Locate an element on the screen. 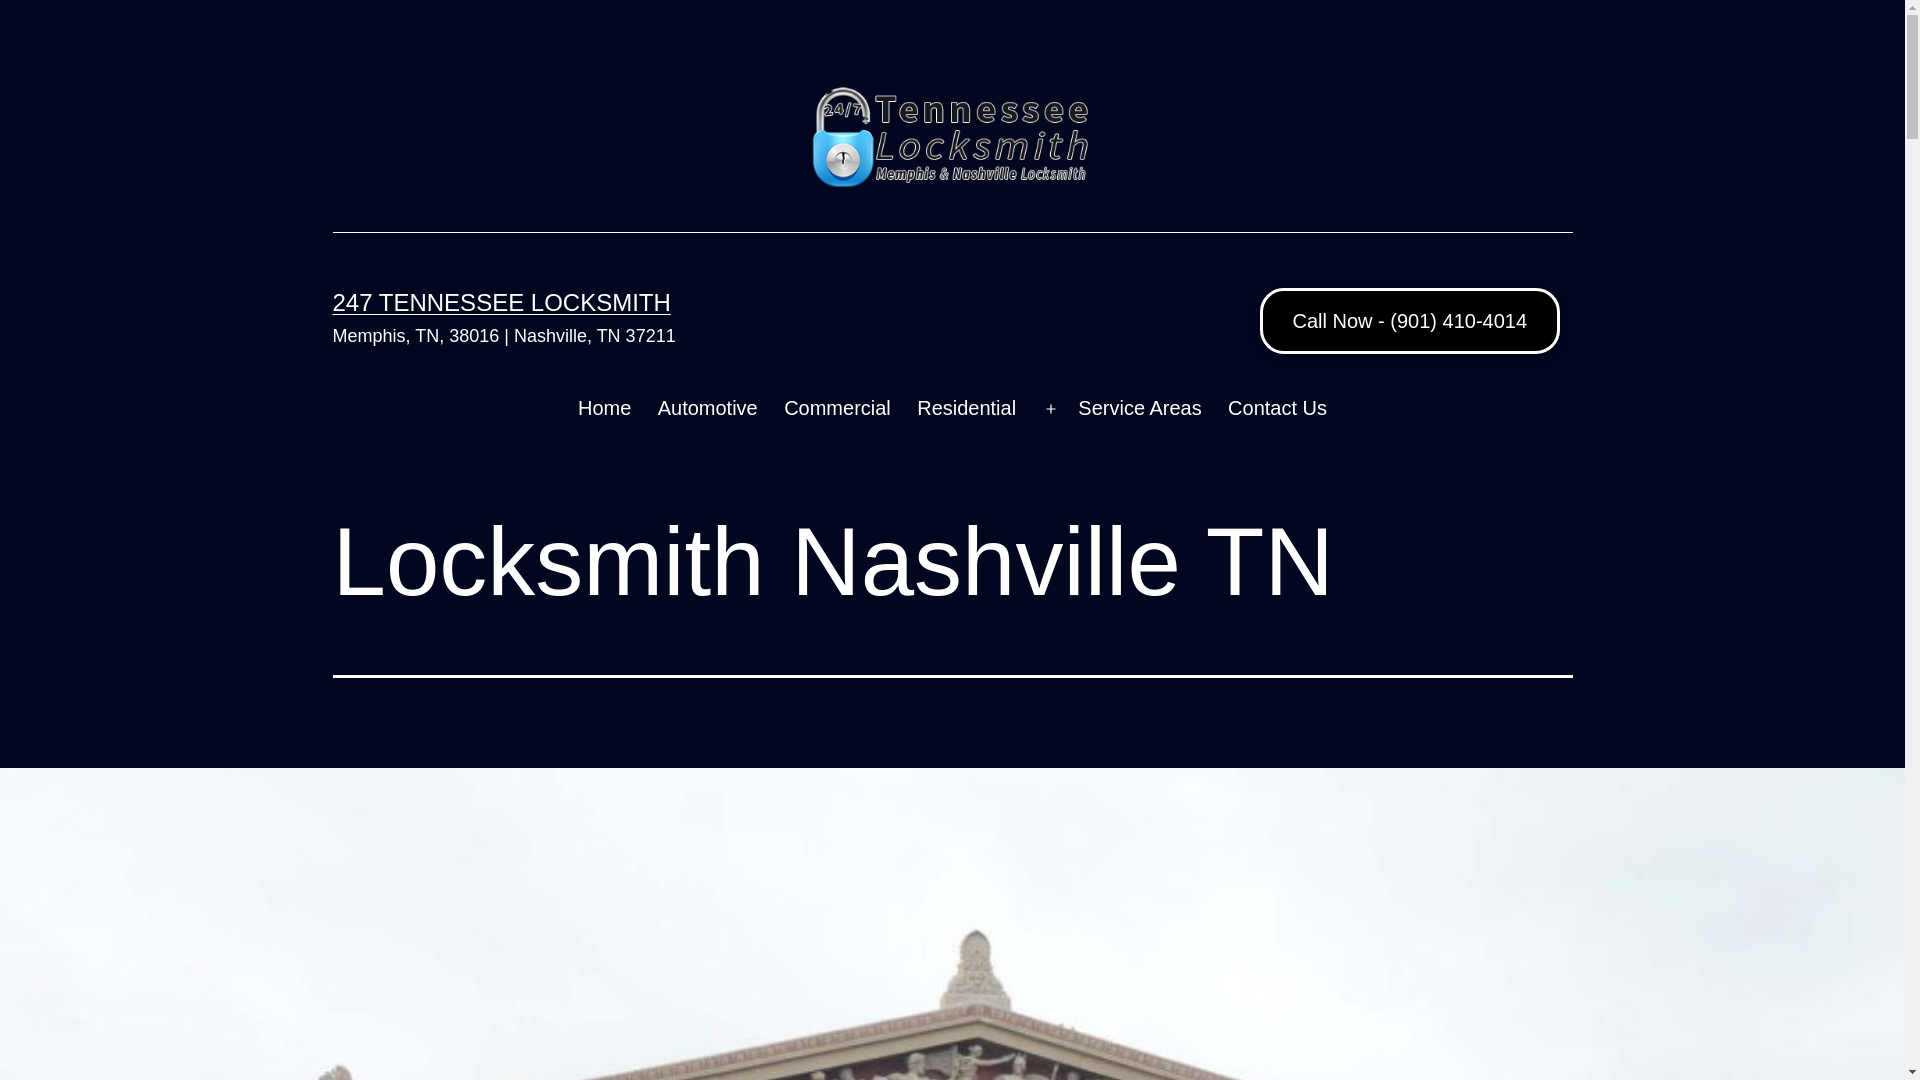  'Contact Us' is located at coordinates (1276, 407).